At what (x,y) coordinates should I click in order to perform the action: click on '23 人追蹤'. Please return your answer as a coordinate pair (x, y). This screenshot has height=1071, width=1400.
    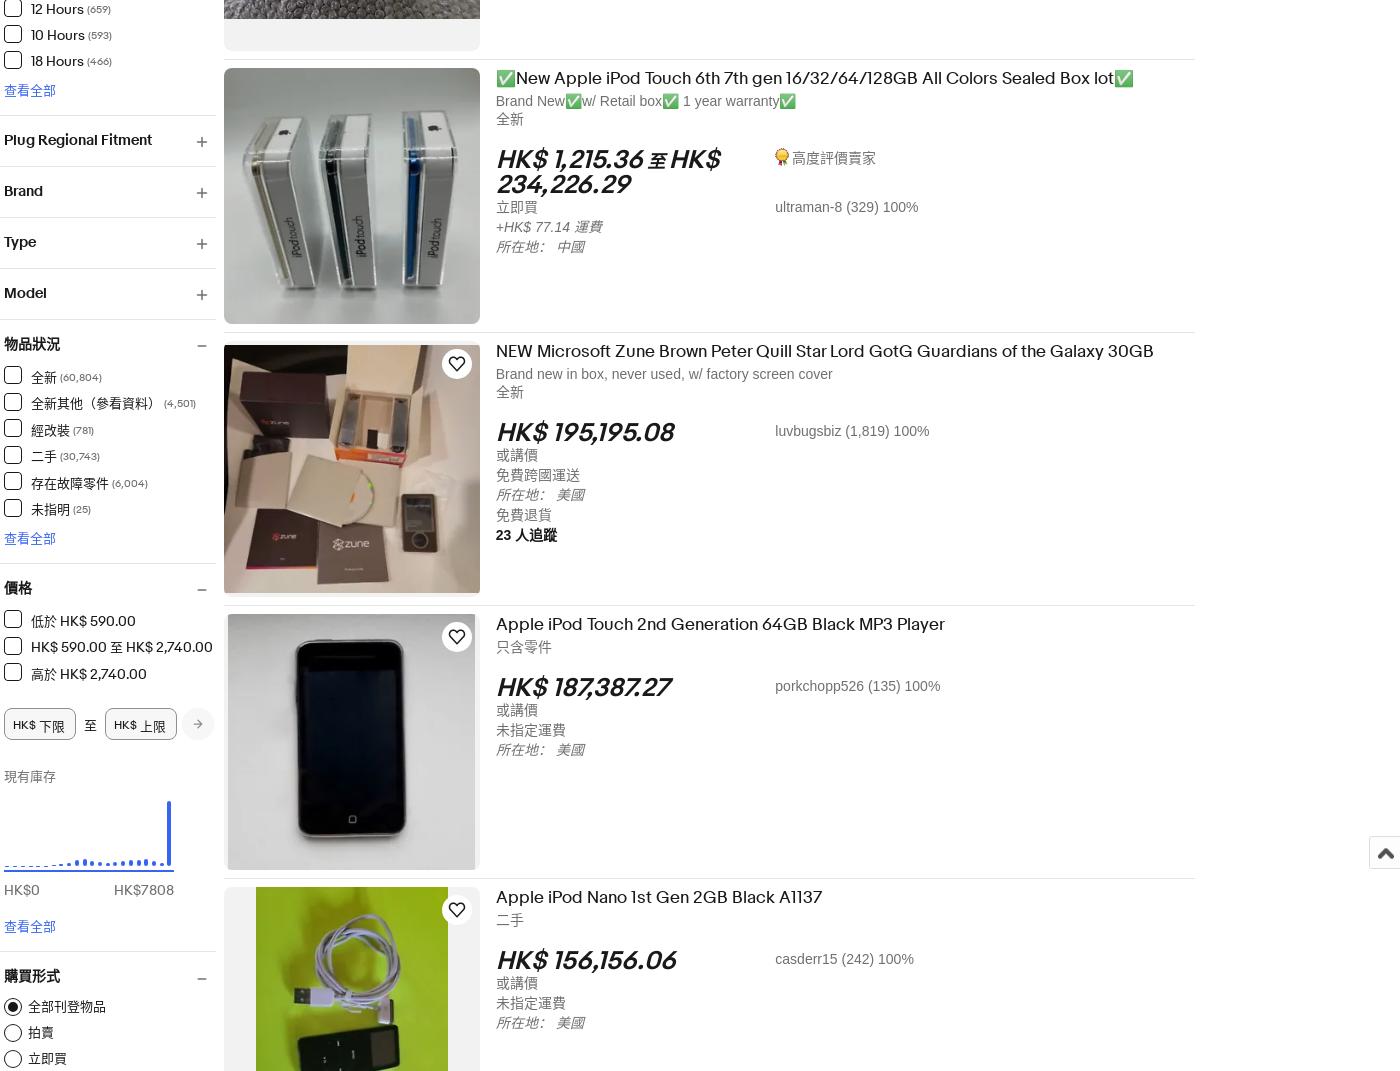
    Looking at the image, I should click on (539, 533).